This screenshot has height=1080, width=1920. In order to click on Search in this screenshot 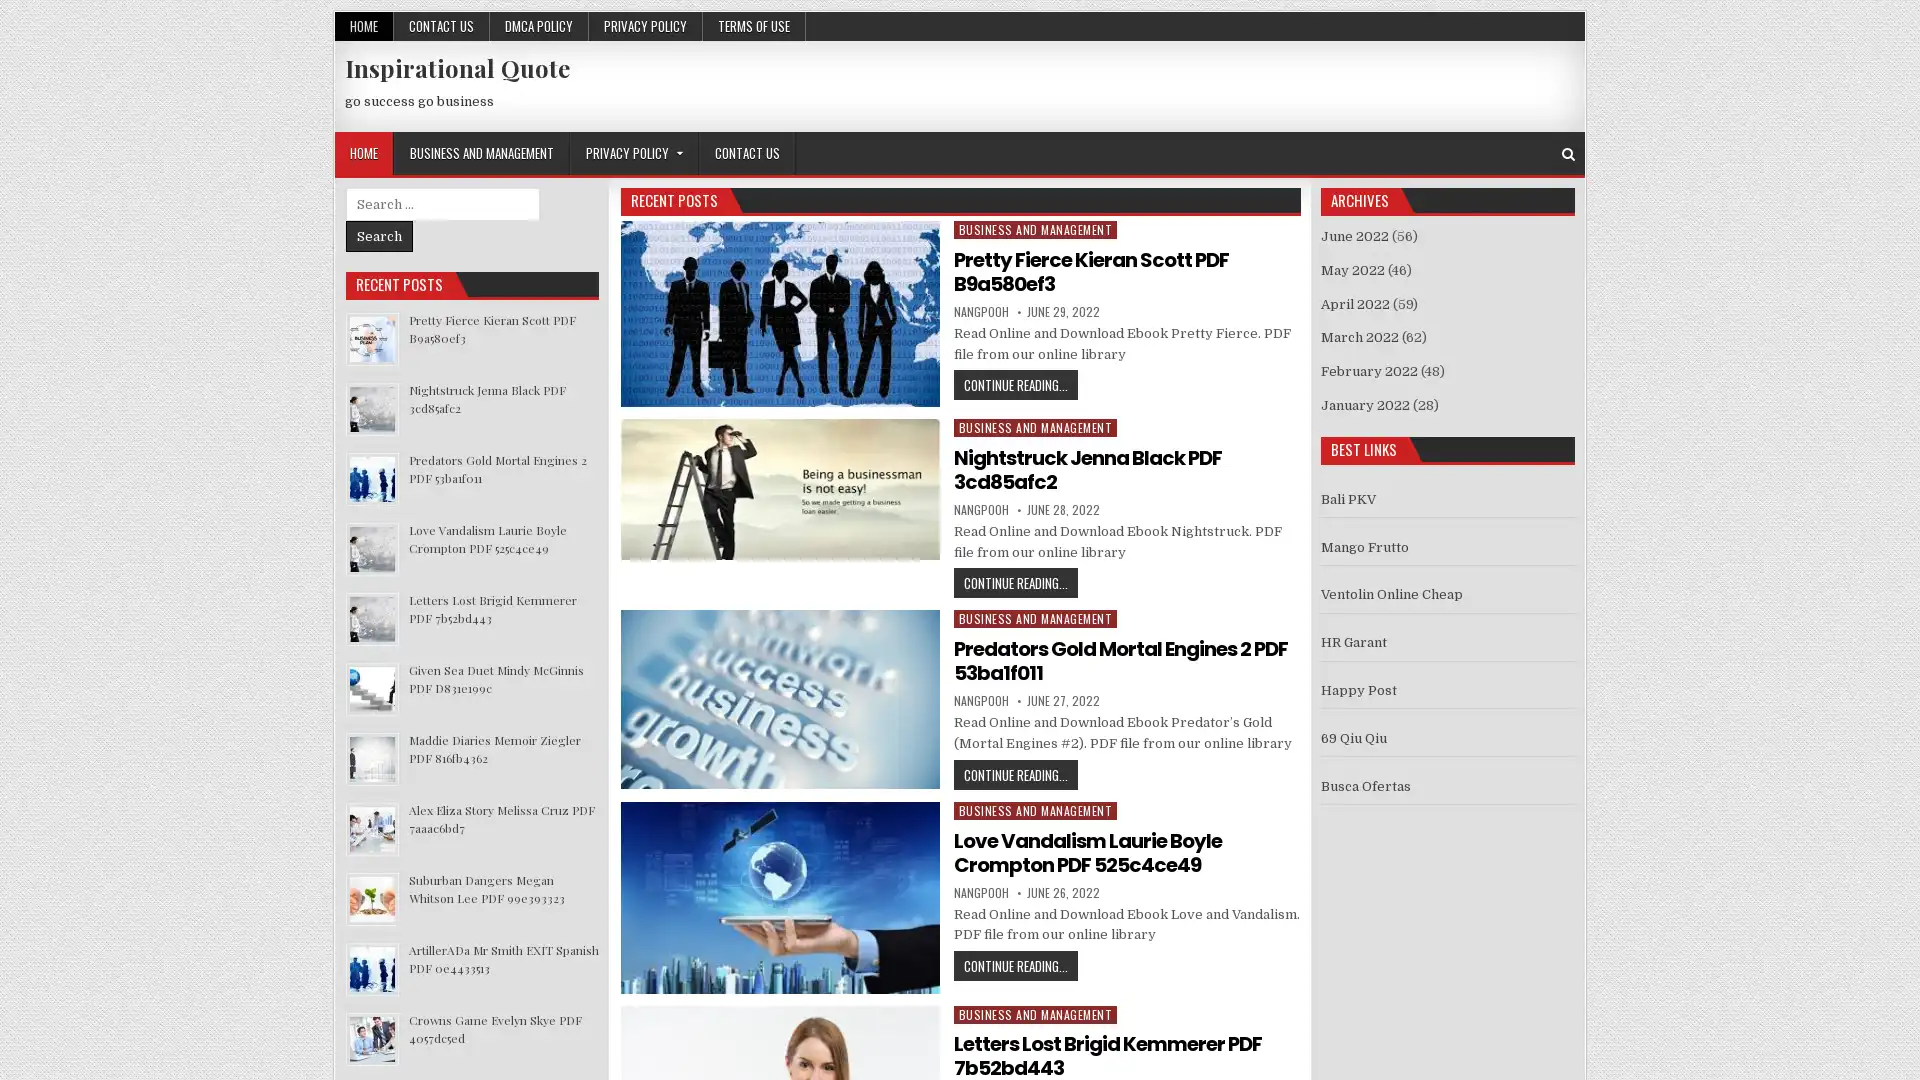, I will do `click(378, 235)`.